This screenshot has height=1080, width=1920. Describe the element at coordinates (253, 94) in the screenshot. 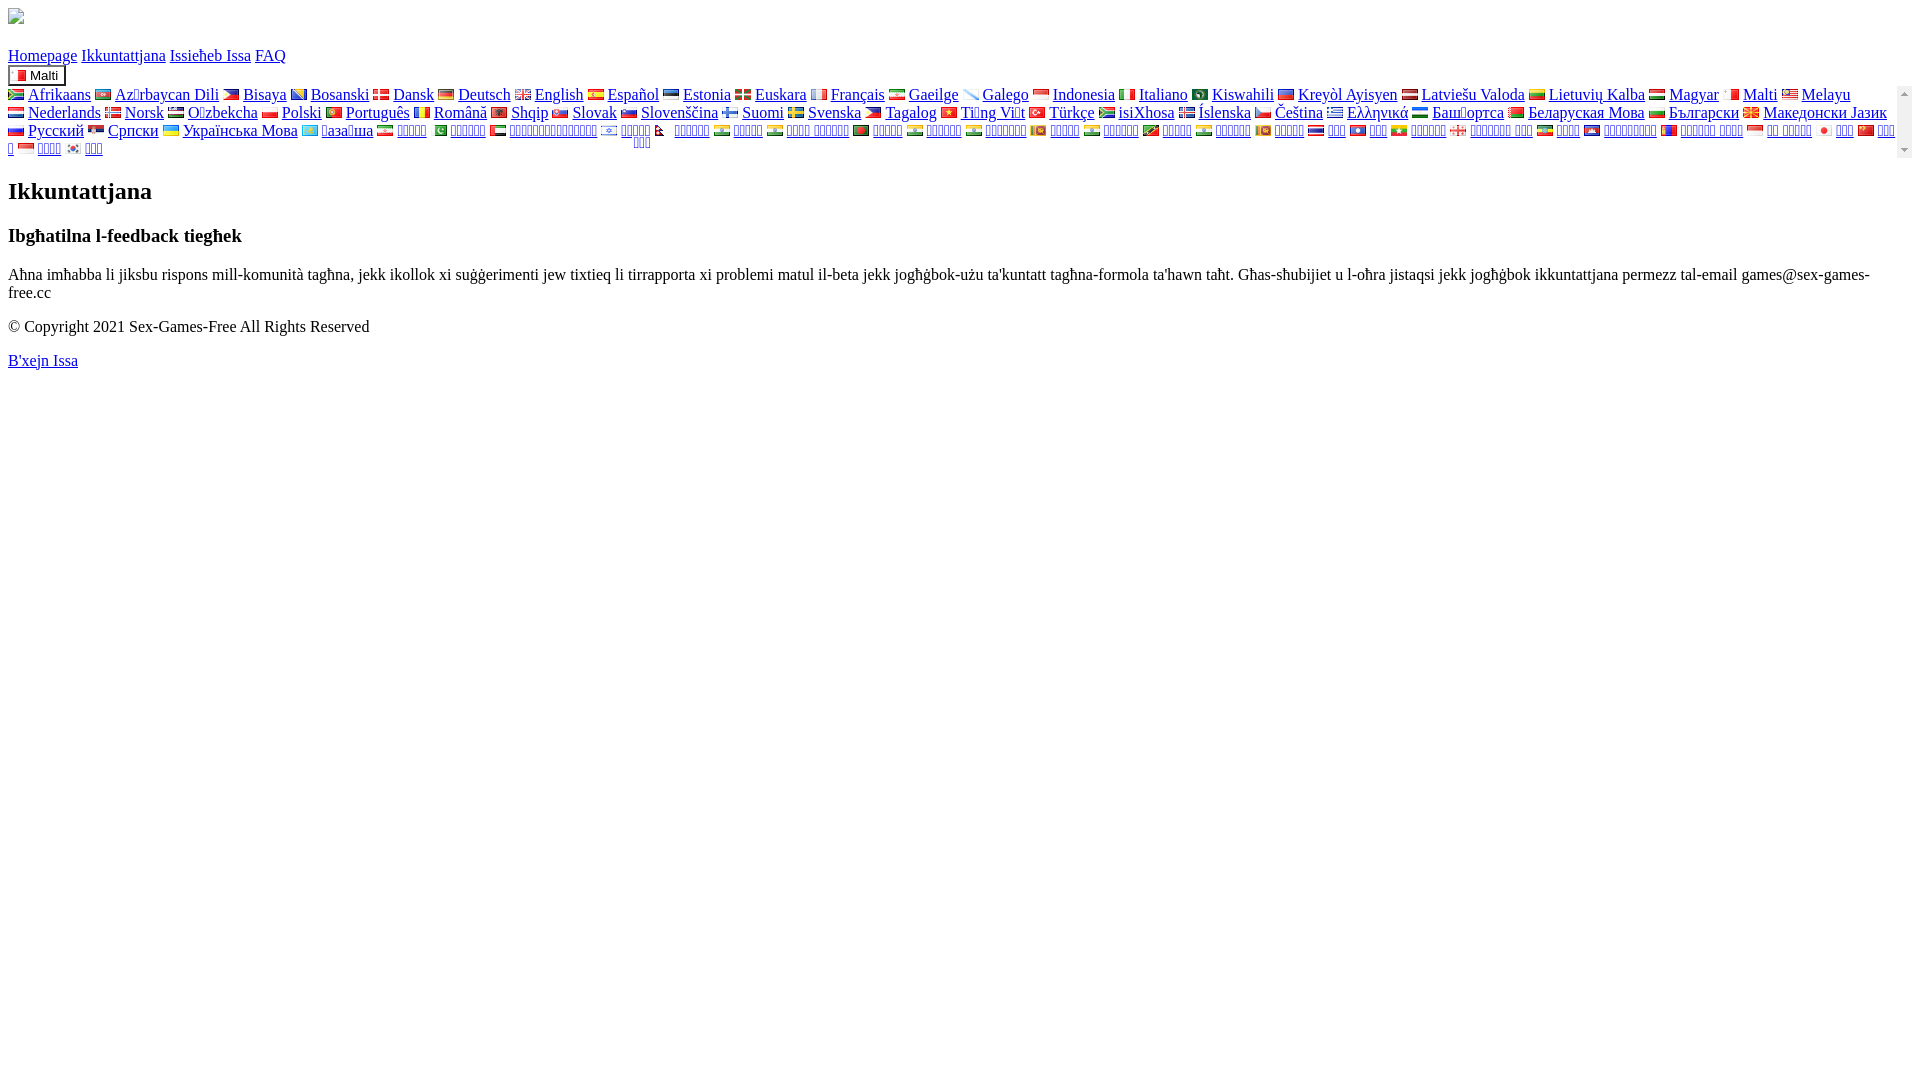

I see `'Bisaya'` at that location.